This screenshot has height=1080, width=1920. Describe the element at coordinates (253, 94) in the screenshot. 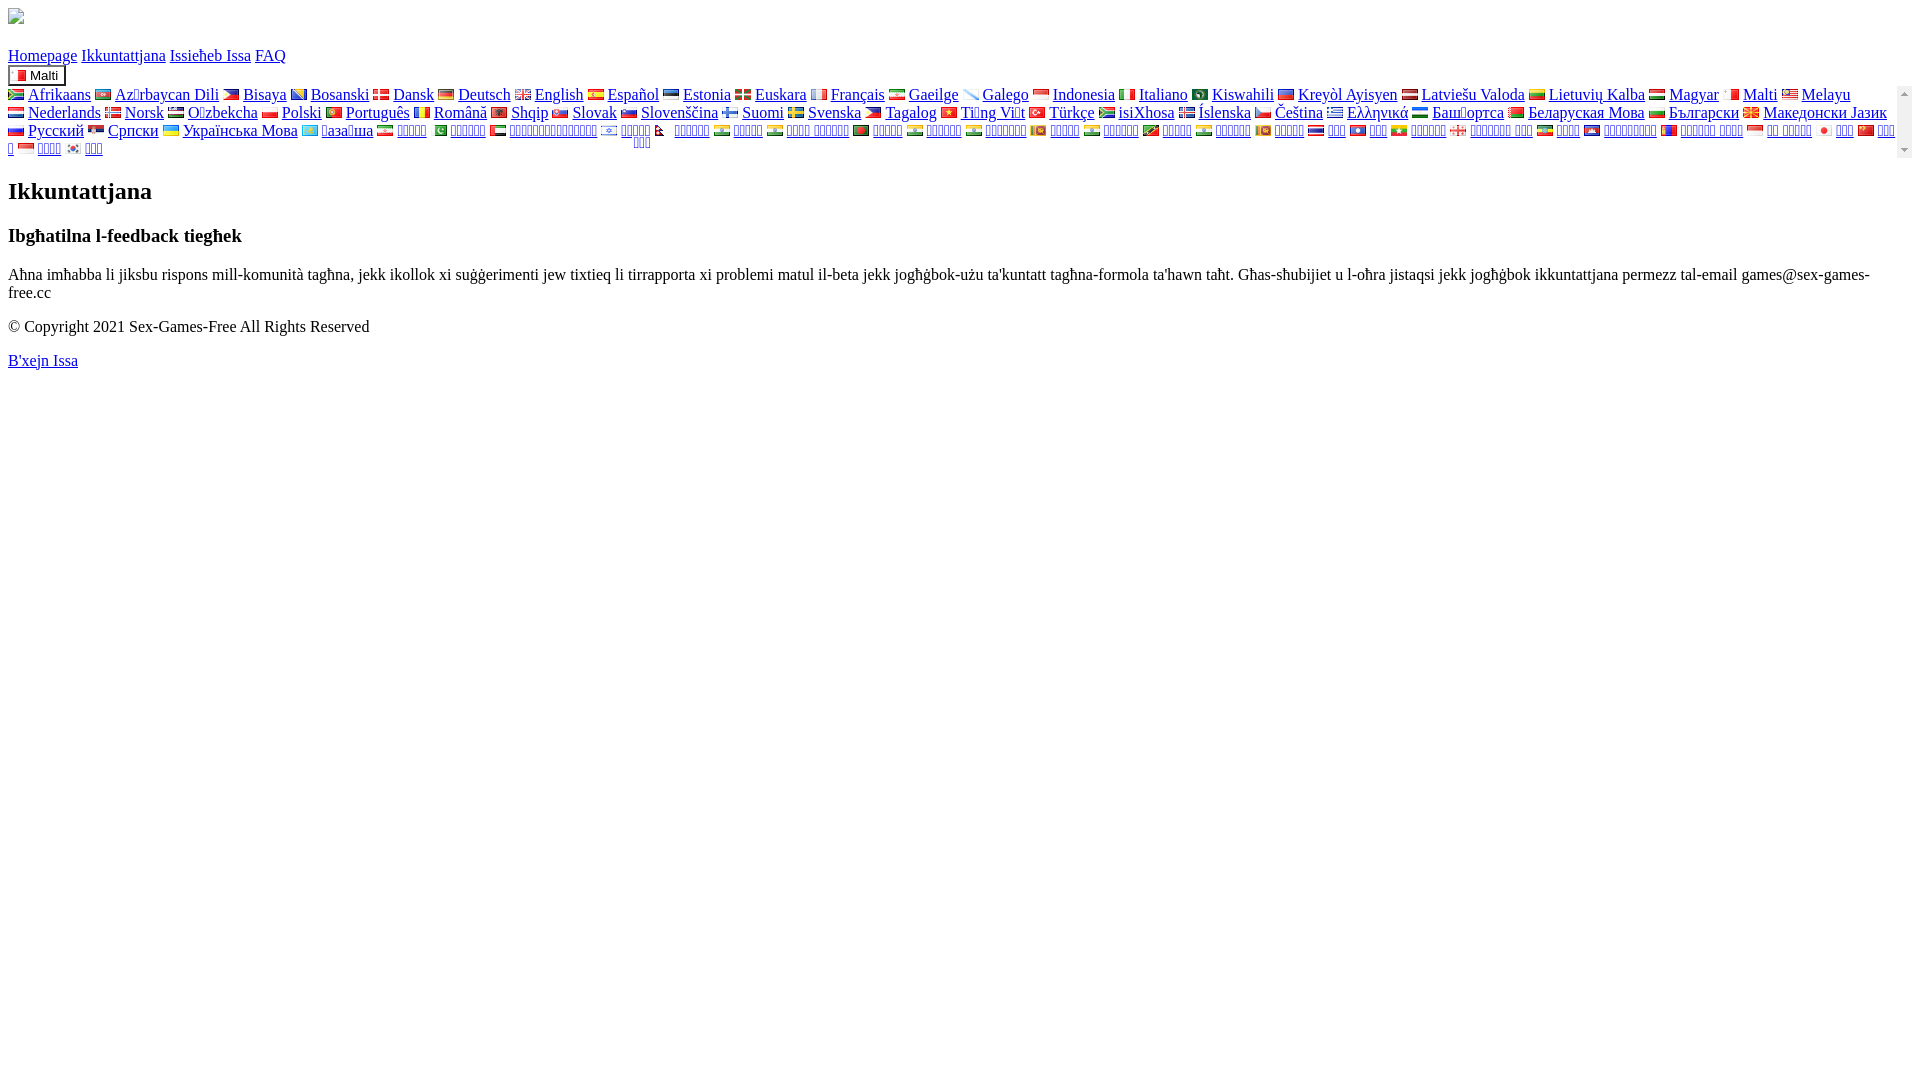

I see `'Bisaya'` at that location.